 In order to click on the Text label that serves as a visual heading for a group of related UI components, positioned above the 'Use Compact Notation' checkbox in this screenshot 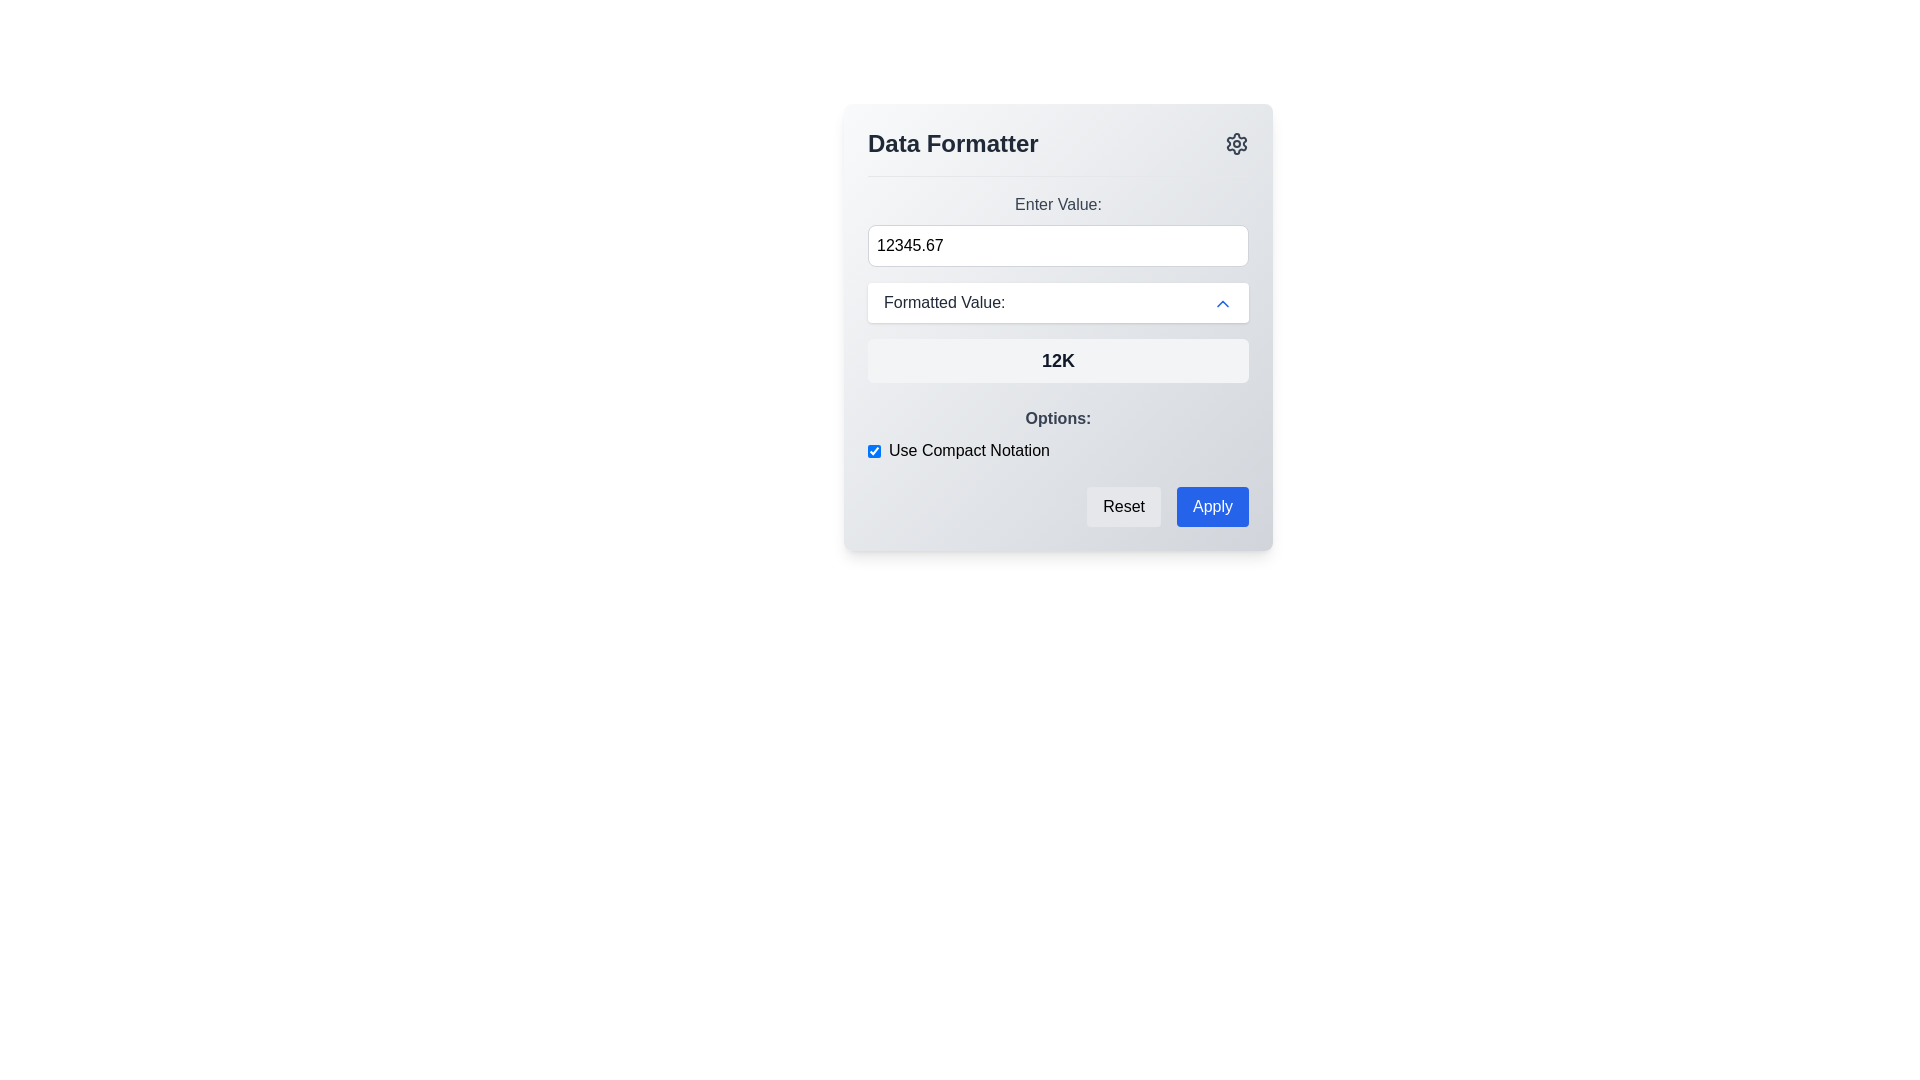, I will do `click(1057, 418)`.